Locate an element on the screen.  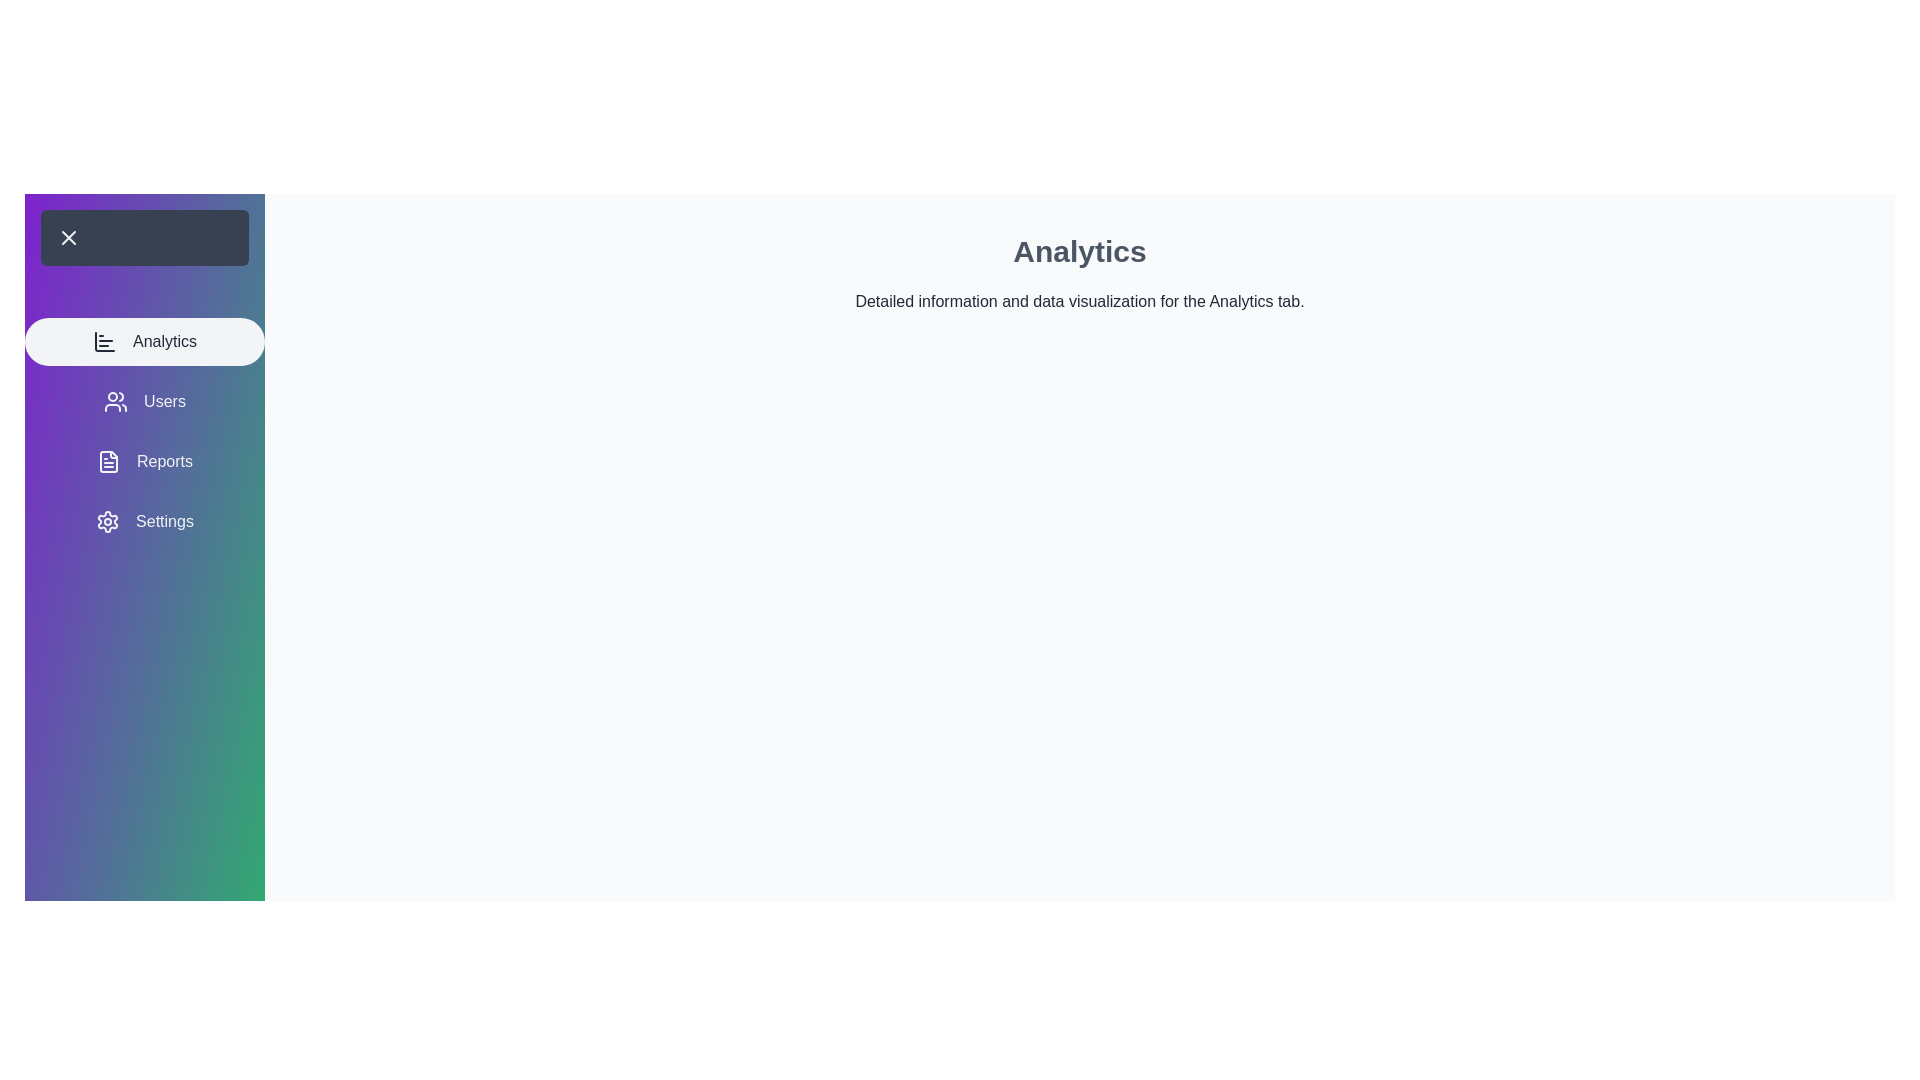
the menu option Reports by clicking on it is located at coordinates (143, 462).